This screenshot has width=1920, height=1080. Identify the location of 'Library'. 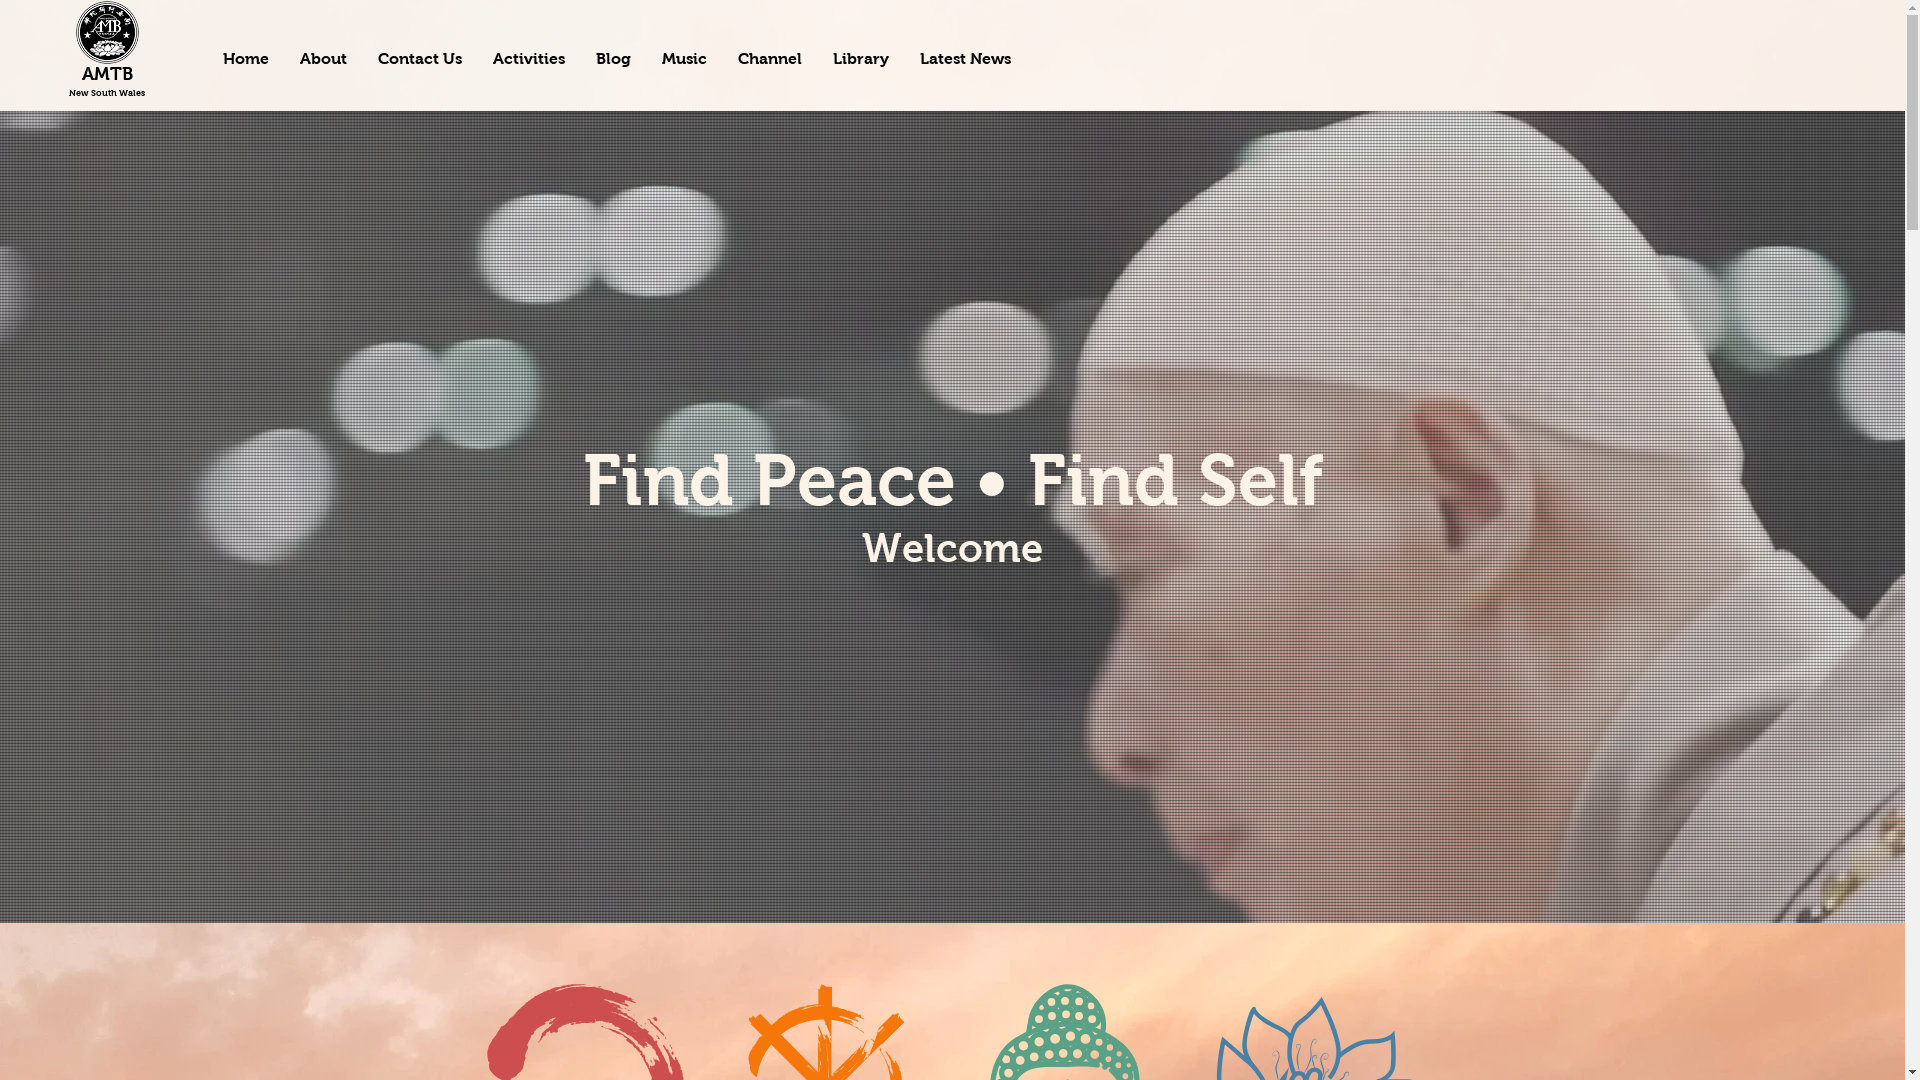
(860, 57).